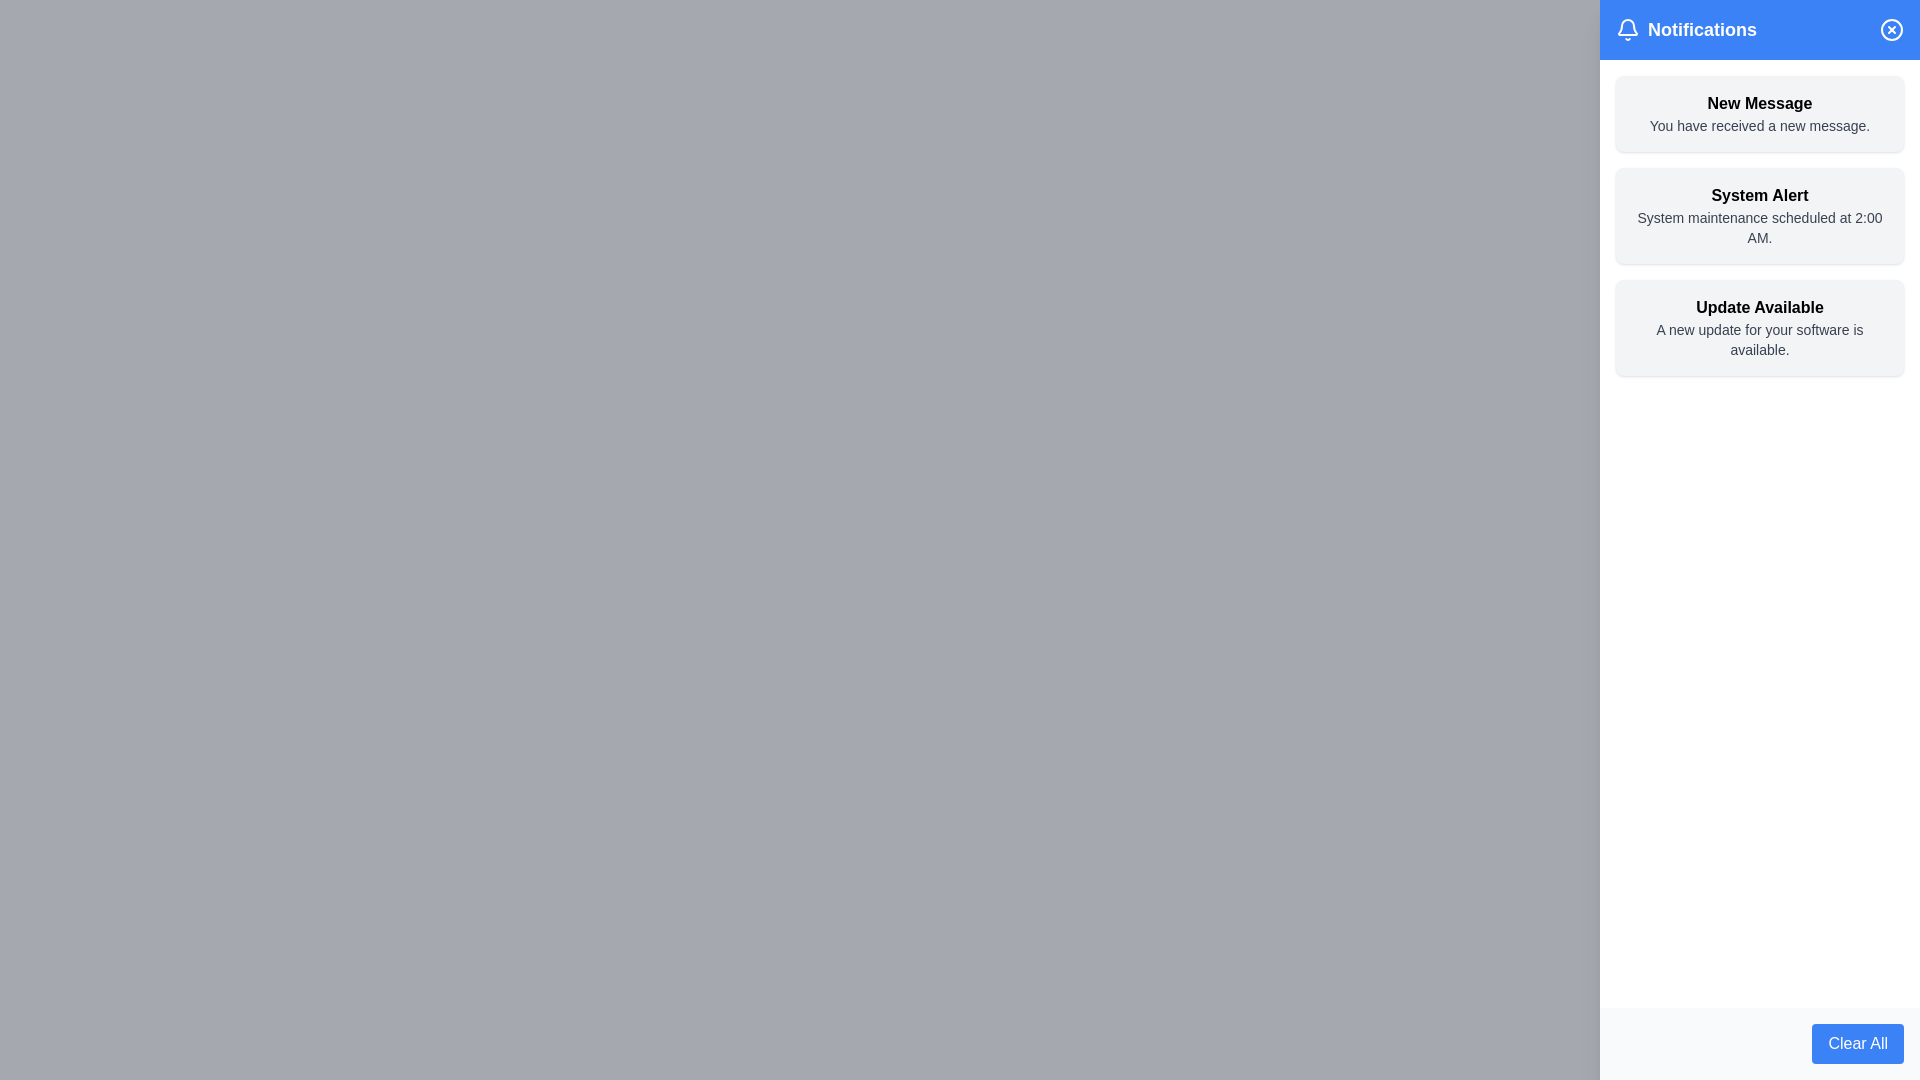 The height and width of the screenshot is (1080, 1920). What do you see at coordinates (1627, 30) in the screenshot?
I see `the blue bell icon located to the left of the 'Notifications' text in the header section` at bounding box center [1627, 30].